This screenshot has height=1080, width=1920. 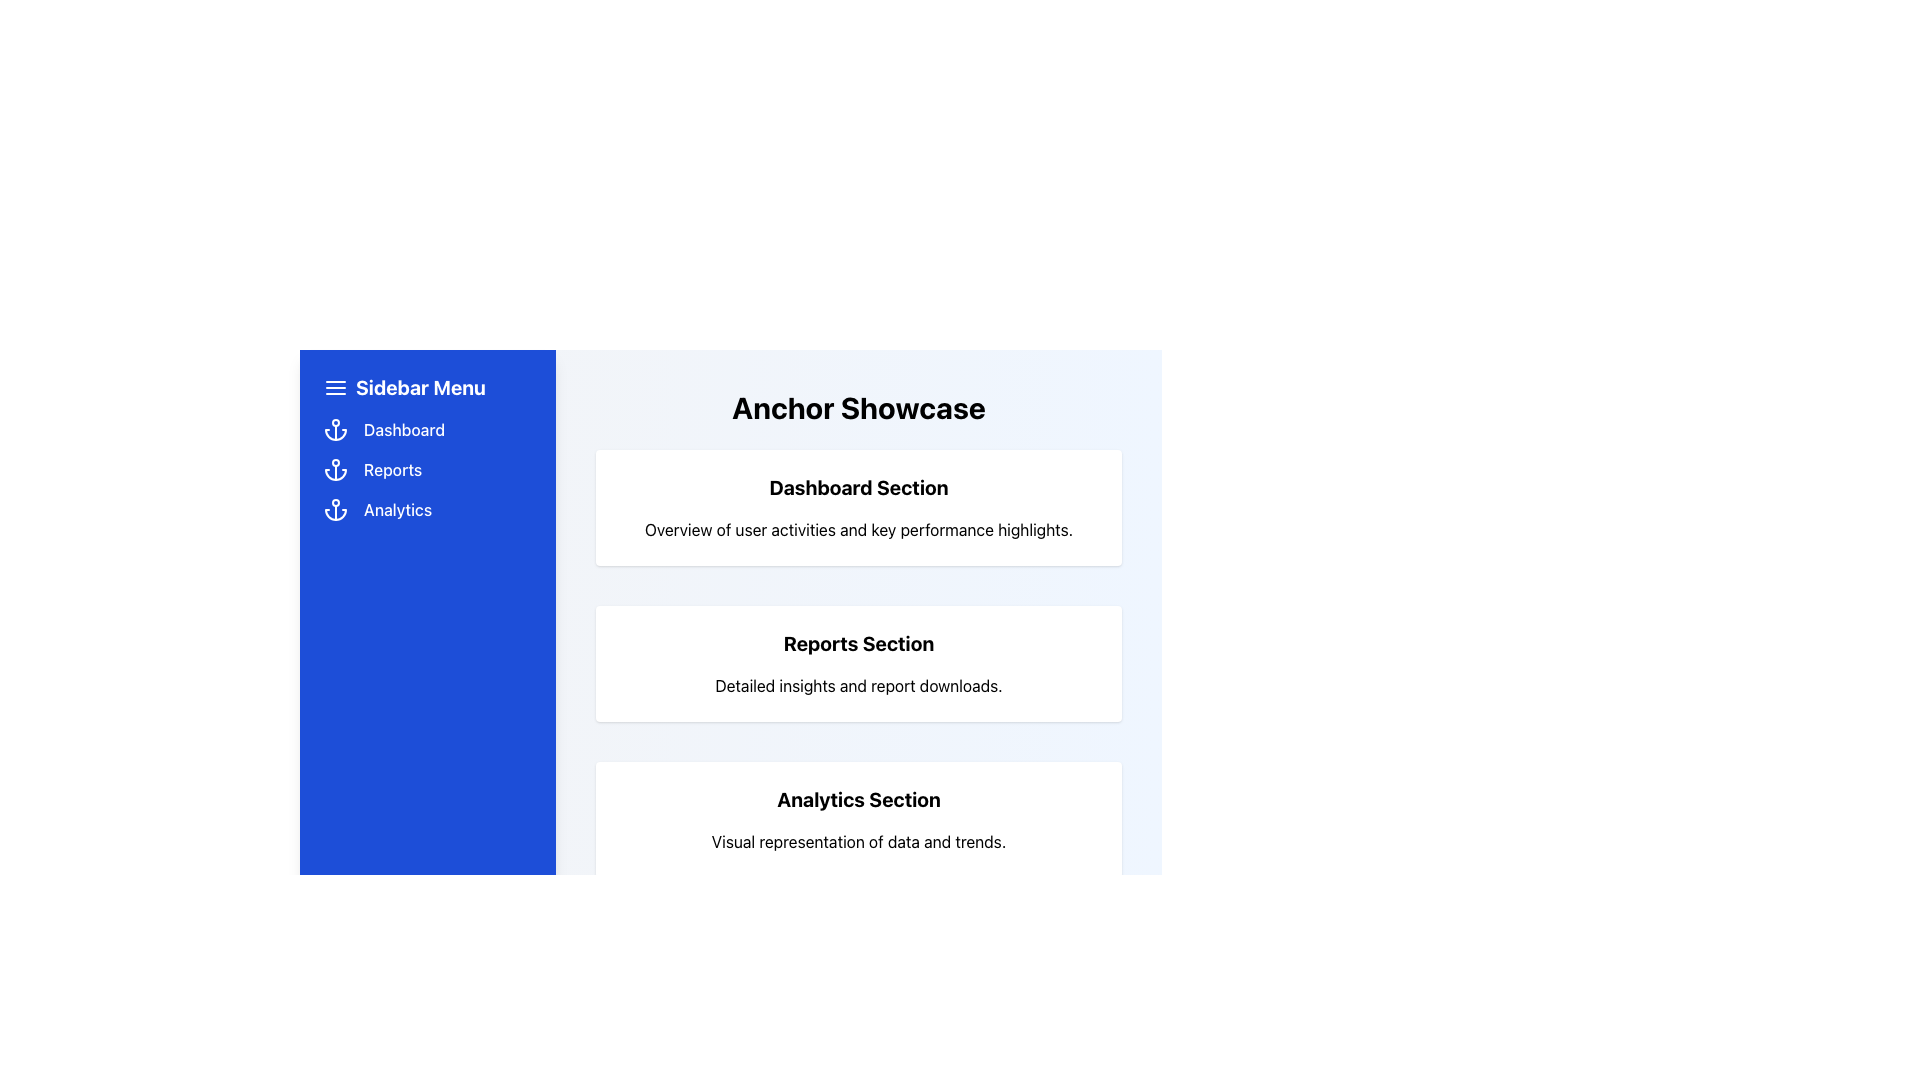 I want to click on the 'Reports' composite navigation link in the sidebar, so click(x=426, y=470).